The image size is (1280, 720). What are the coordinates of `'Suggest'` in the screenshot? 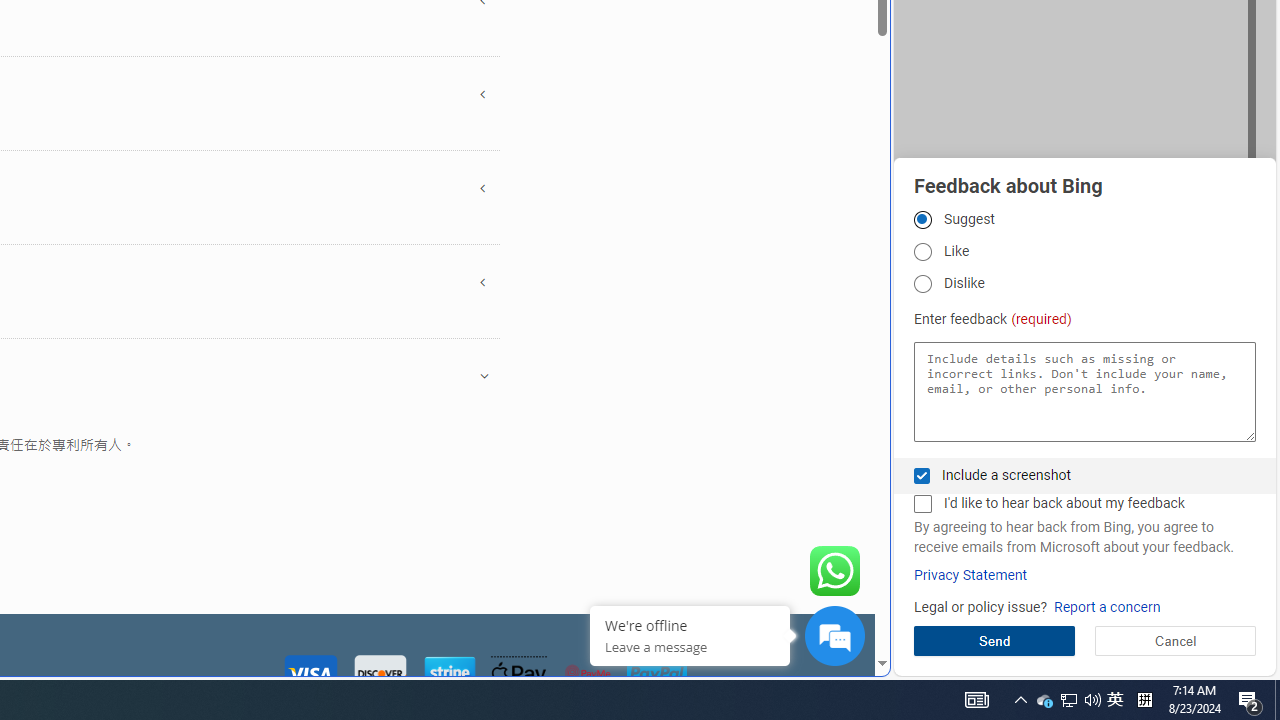 It's located at (921, 219).